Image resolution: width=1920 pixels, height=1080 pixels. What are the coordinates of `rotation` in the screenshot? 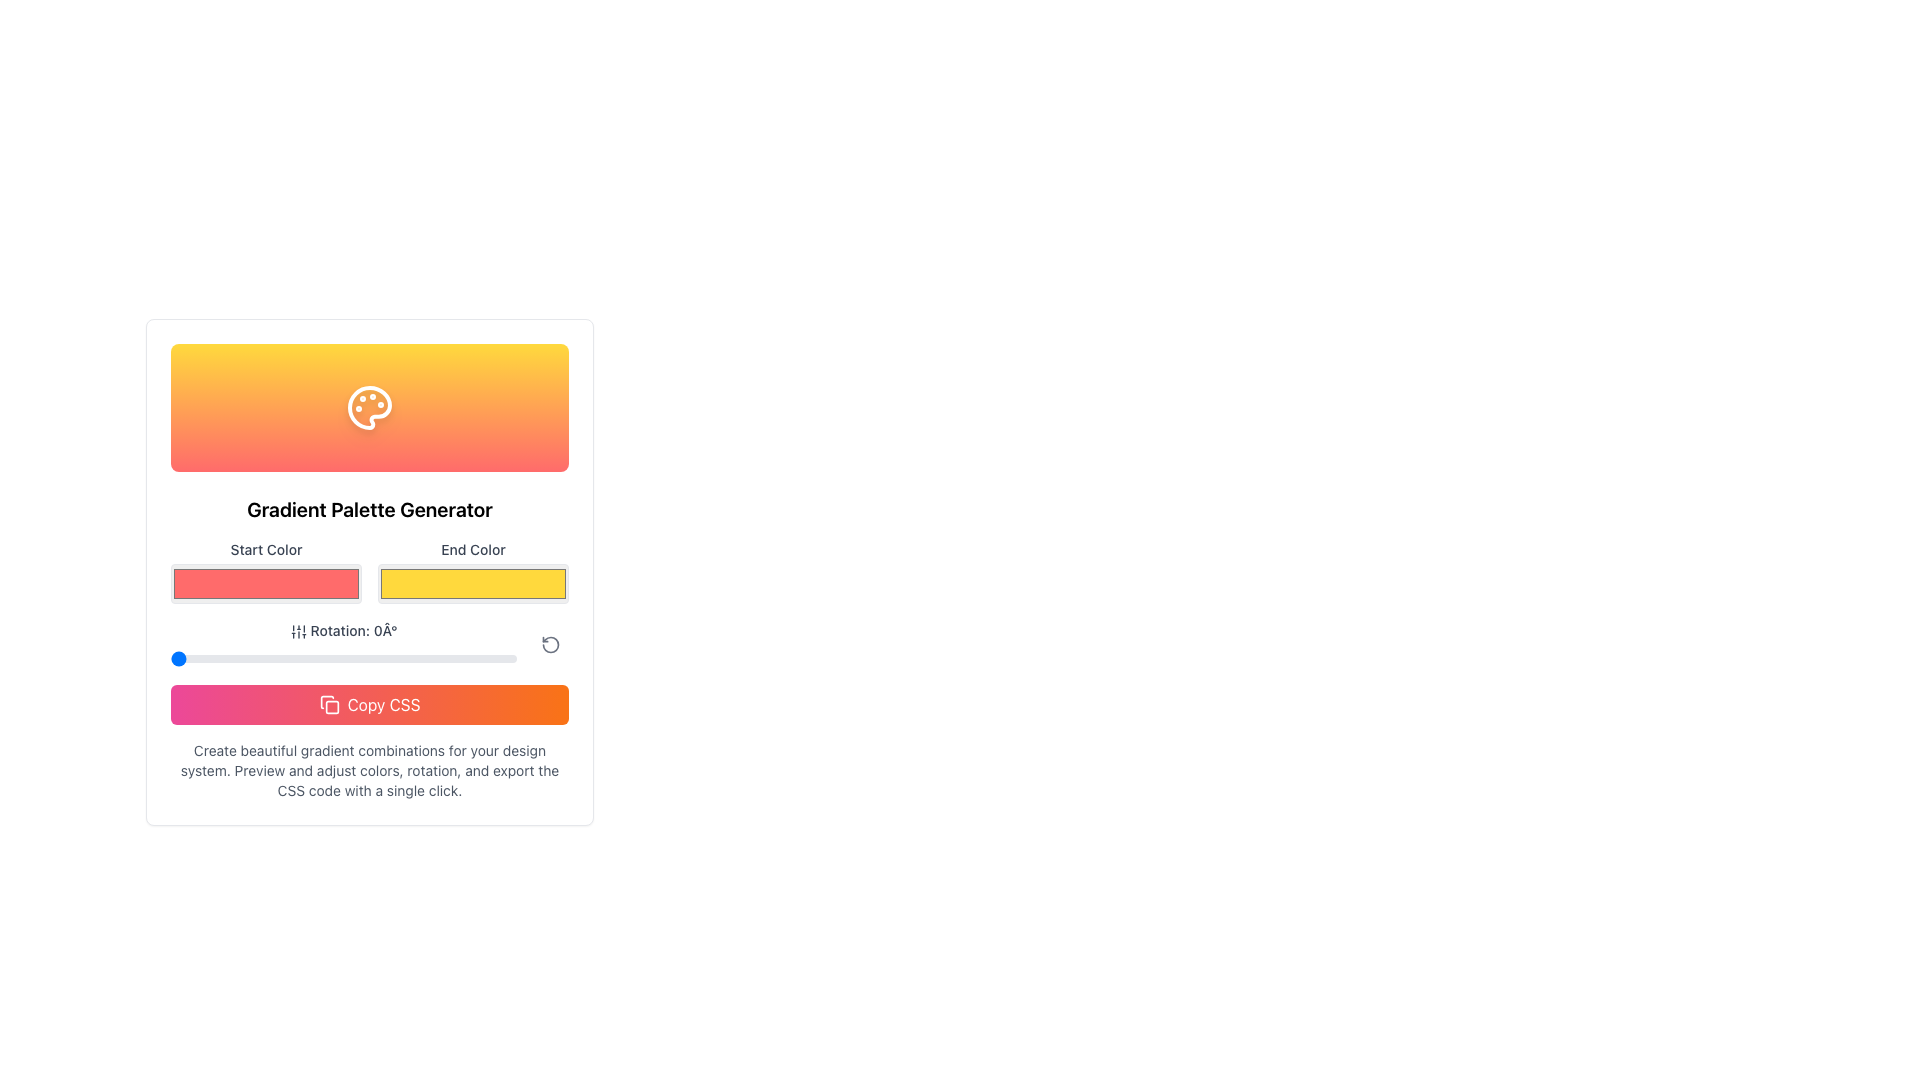 It's located at (218, 659).